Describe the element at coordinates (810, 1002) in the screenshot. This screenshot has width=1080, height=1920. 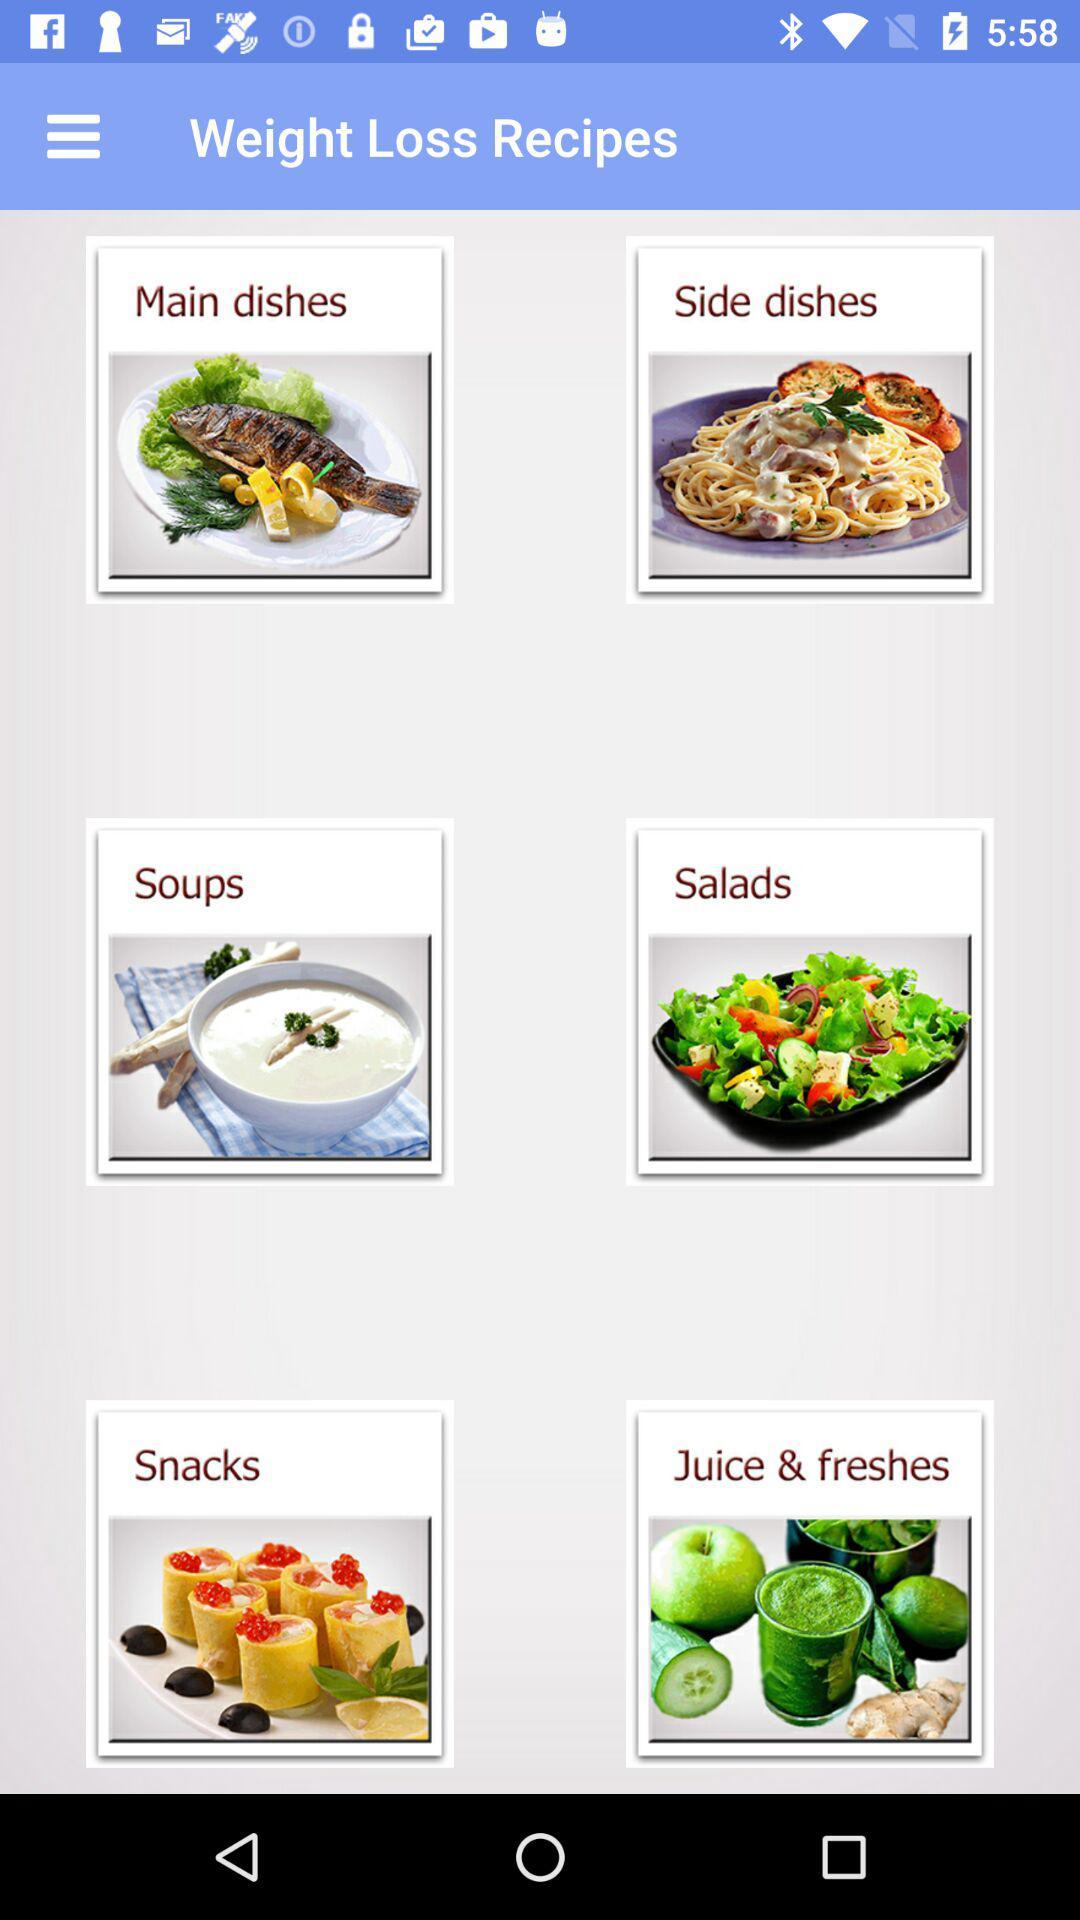
I see `the icon on the right` at that location.